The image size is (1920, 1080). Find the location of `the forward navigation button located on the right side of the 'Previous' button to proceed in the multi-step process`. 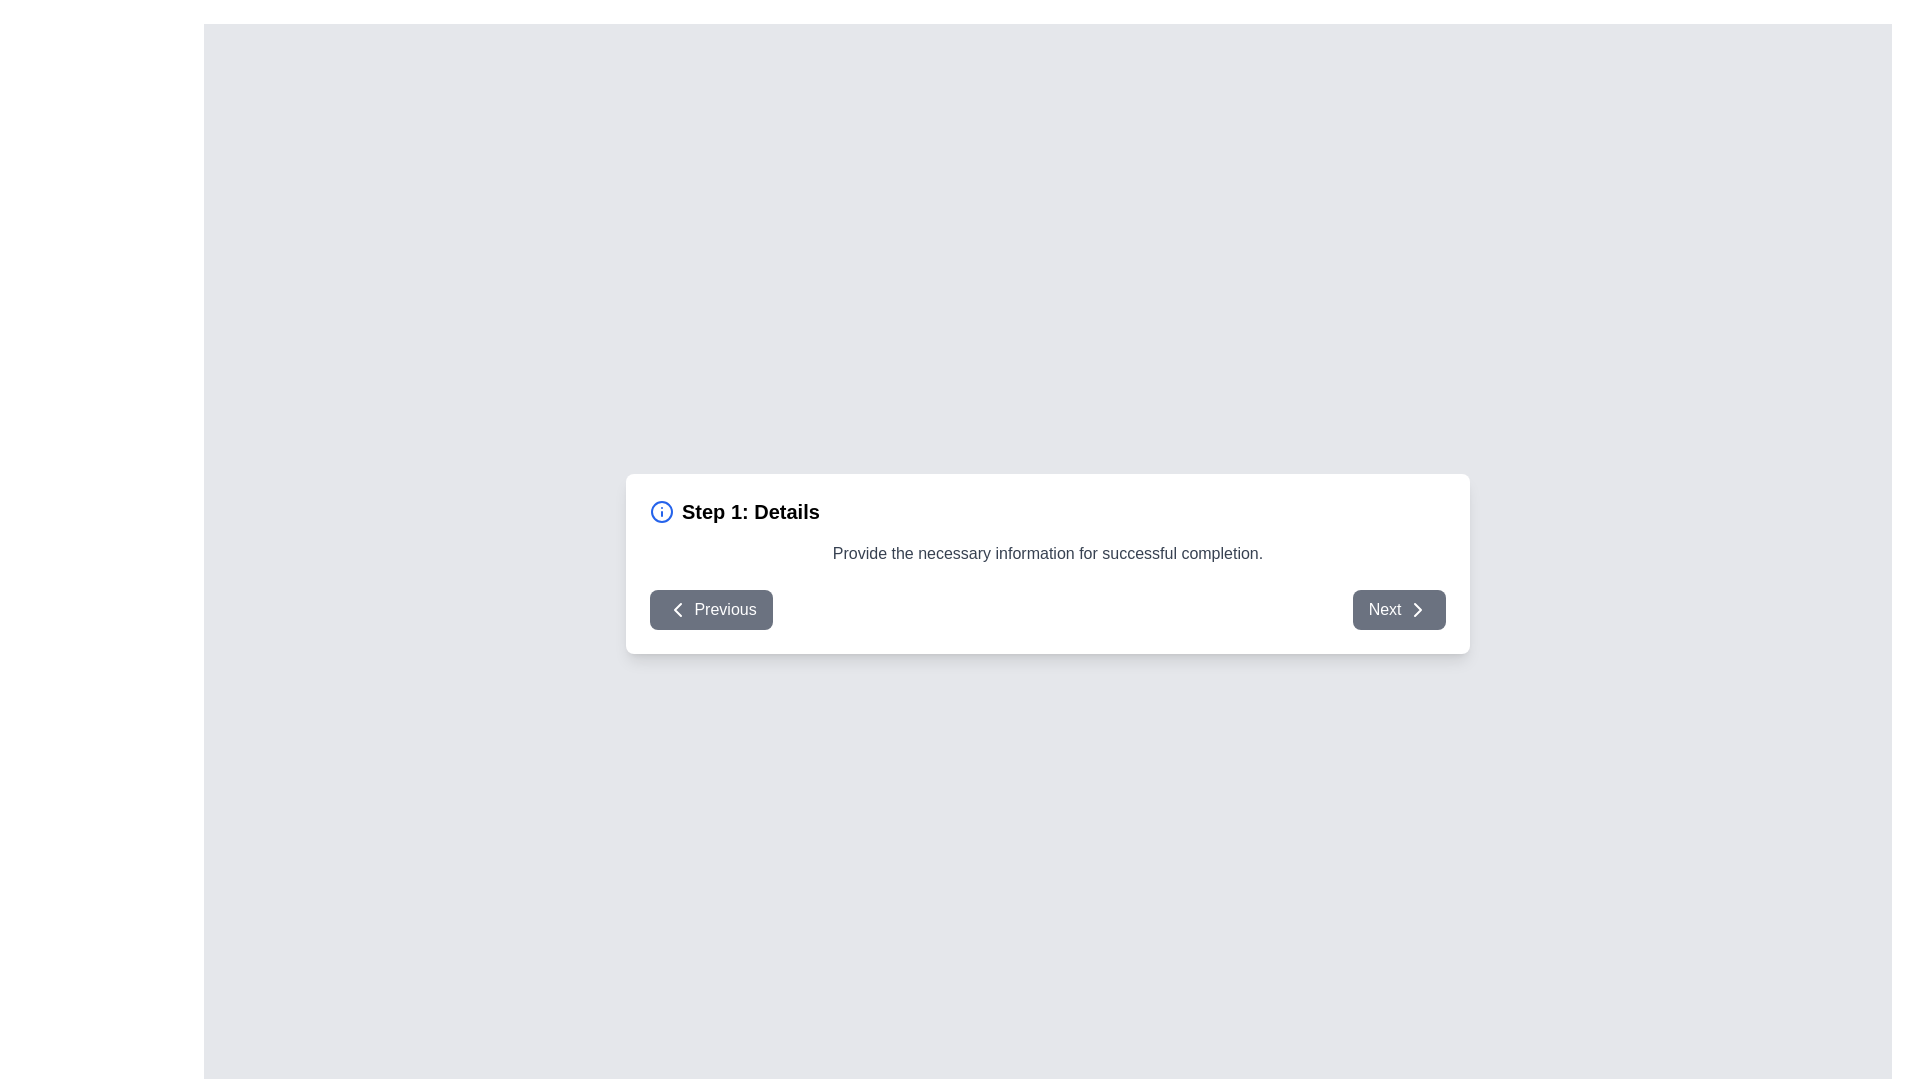

the forward navigation button located on the right side of the 'Previous' button to proceed in the multi-step process is located at coordinates (1397, 608).